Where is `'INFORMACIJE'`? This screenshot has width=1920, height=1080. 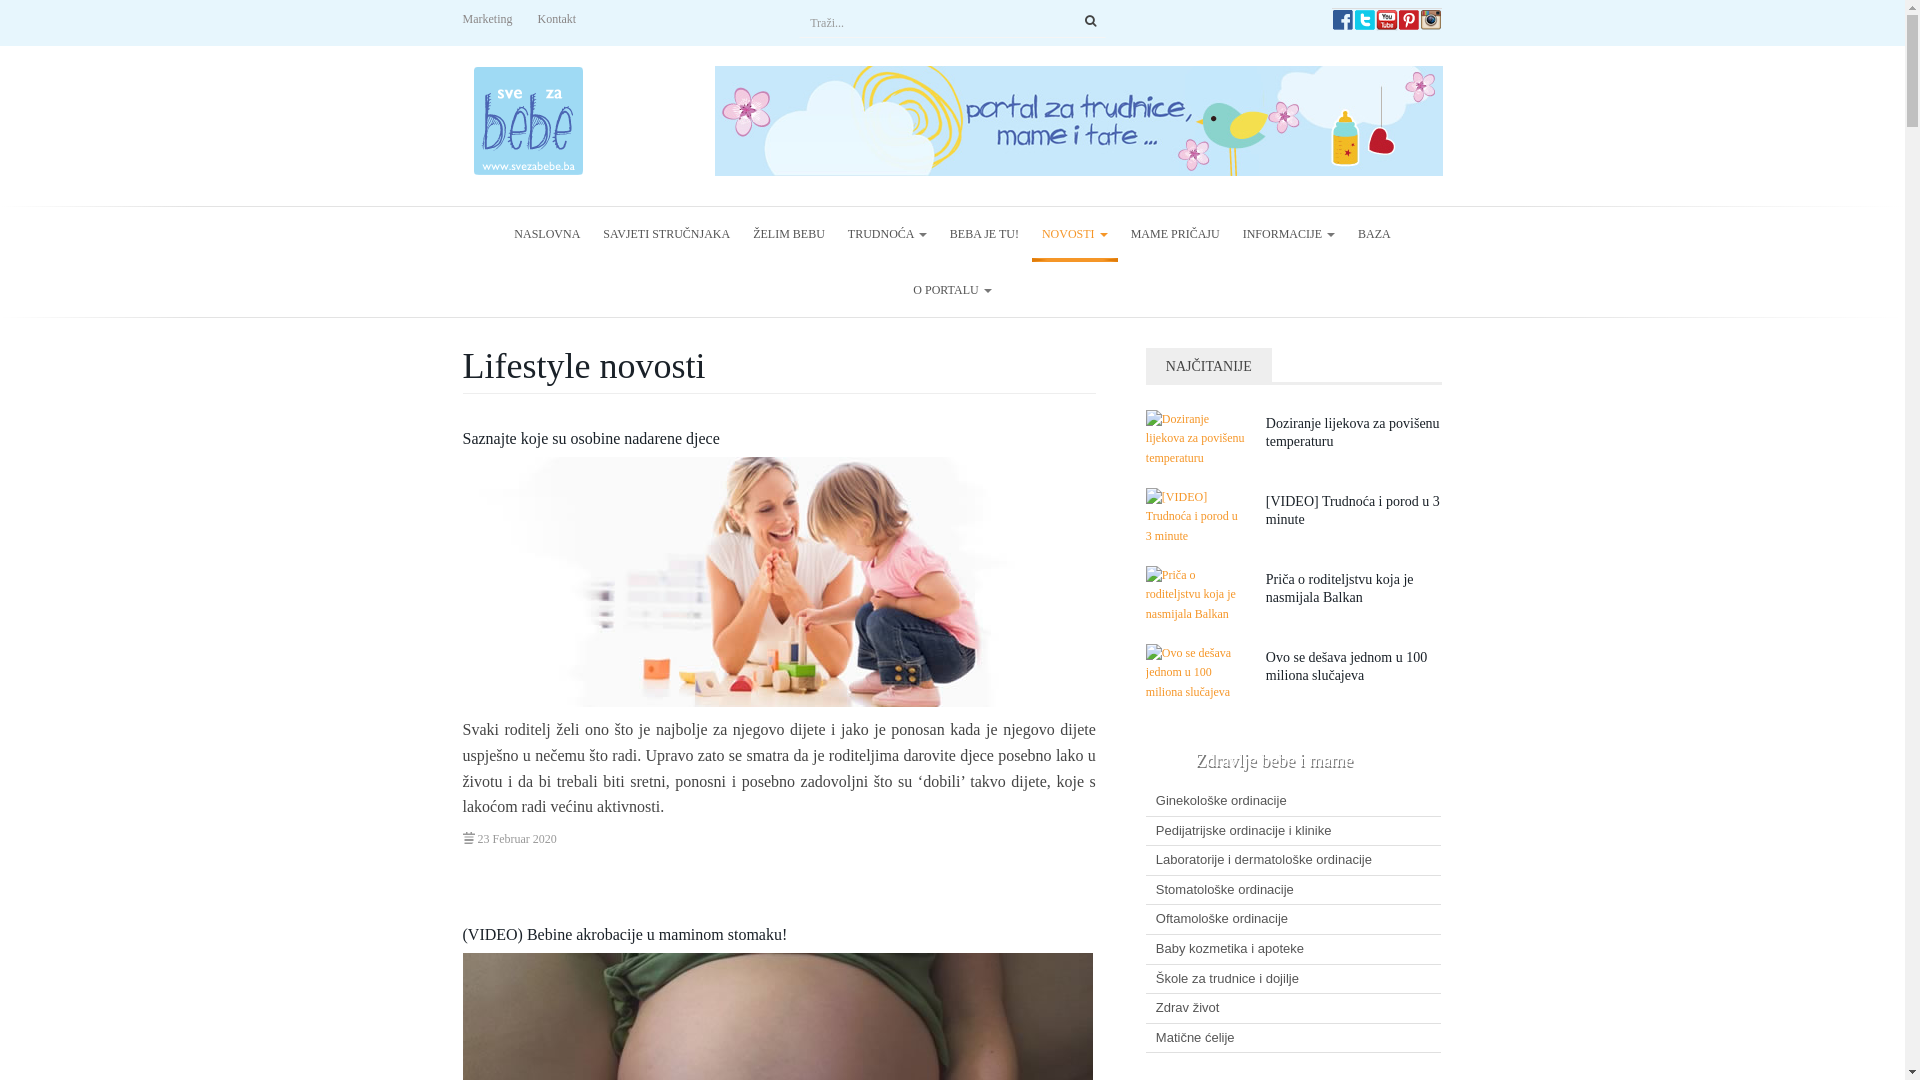 'INFORMACIJE' is located at coordinates (1289, 233).